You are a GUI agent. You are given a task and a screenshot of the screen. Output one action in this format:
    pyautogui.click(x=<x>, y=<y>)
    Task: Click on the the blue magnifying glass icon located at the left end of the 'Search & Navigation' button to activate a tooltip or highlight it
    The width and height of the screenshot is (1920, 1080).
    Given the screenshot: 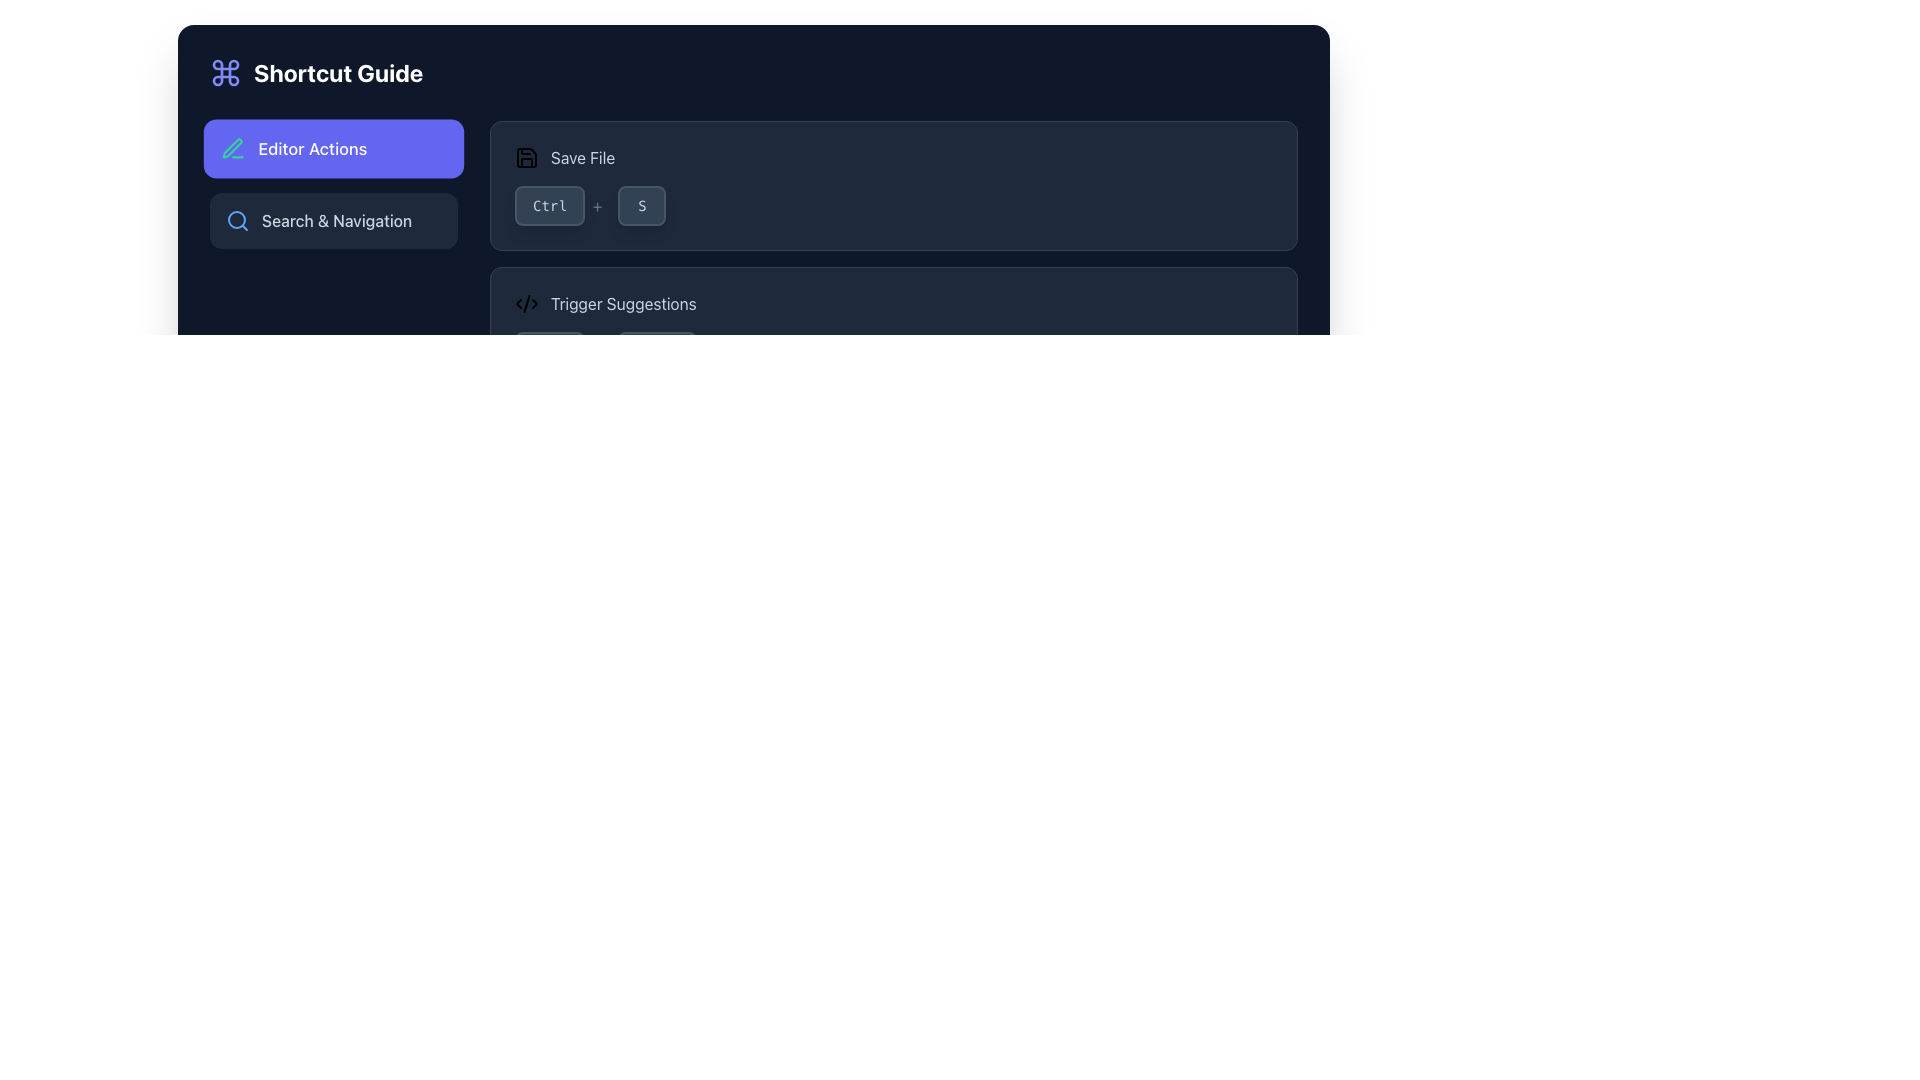 What is the action you would take?
    pyautogui.click(x=238, y=220)
    